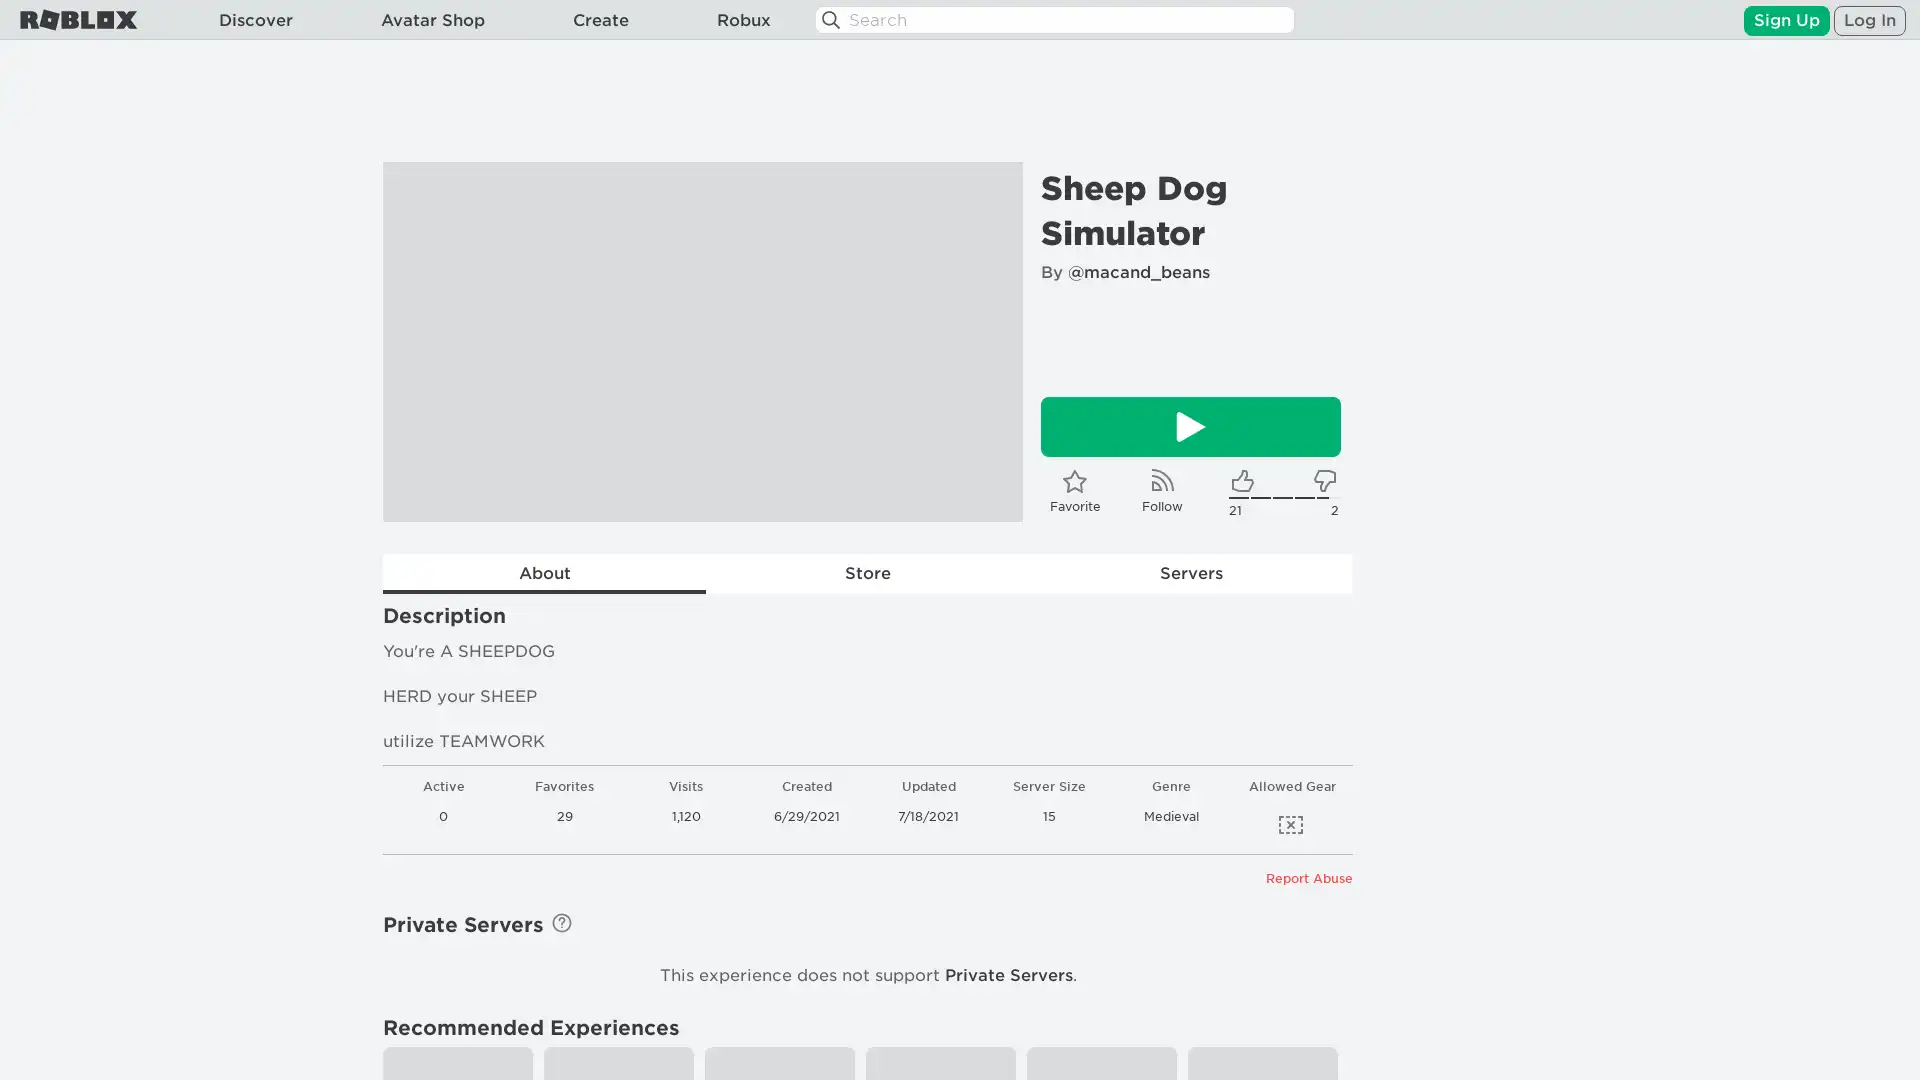  What do you see at coordinates (980, 341) in the screenshot?
I see `Next` at bounding box center [980, 341].